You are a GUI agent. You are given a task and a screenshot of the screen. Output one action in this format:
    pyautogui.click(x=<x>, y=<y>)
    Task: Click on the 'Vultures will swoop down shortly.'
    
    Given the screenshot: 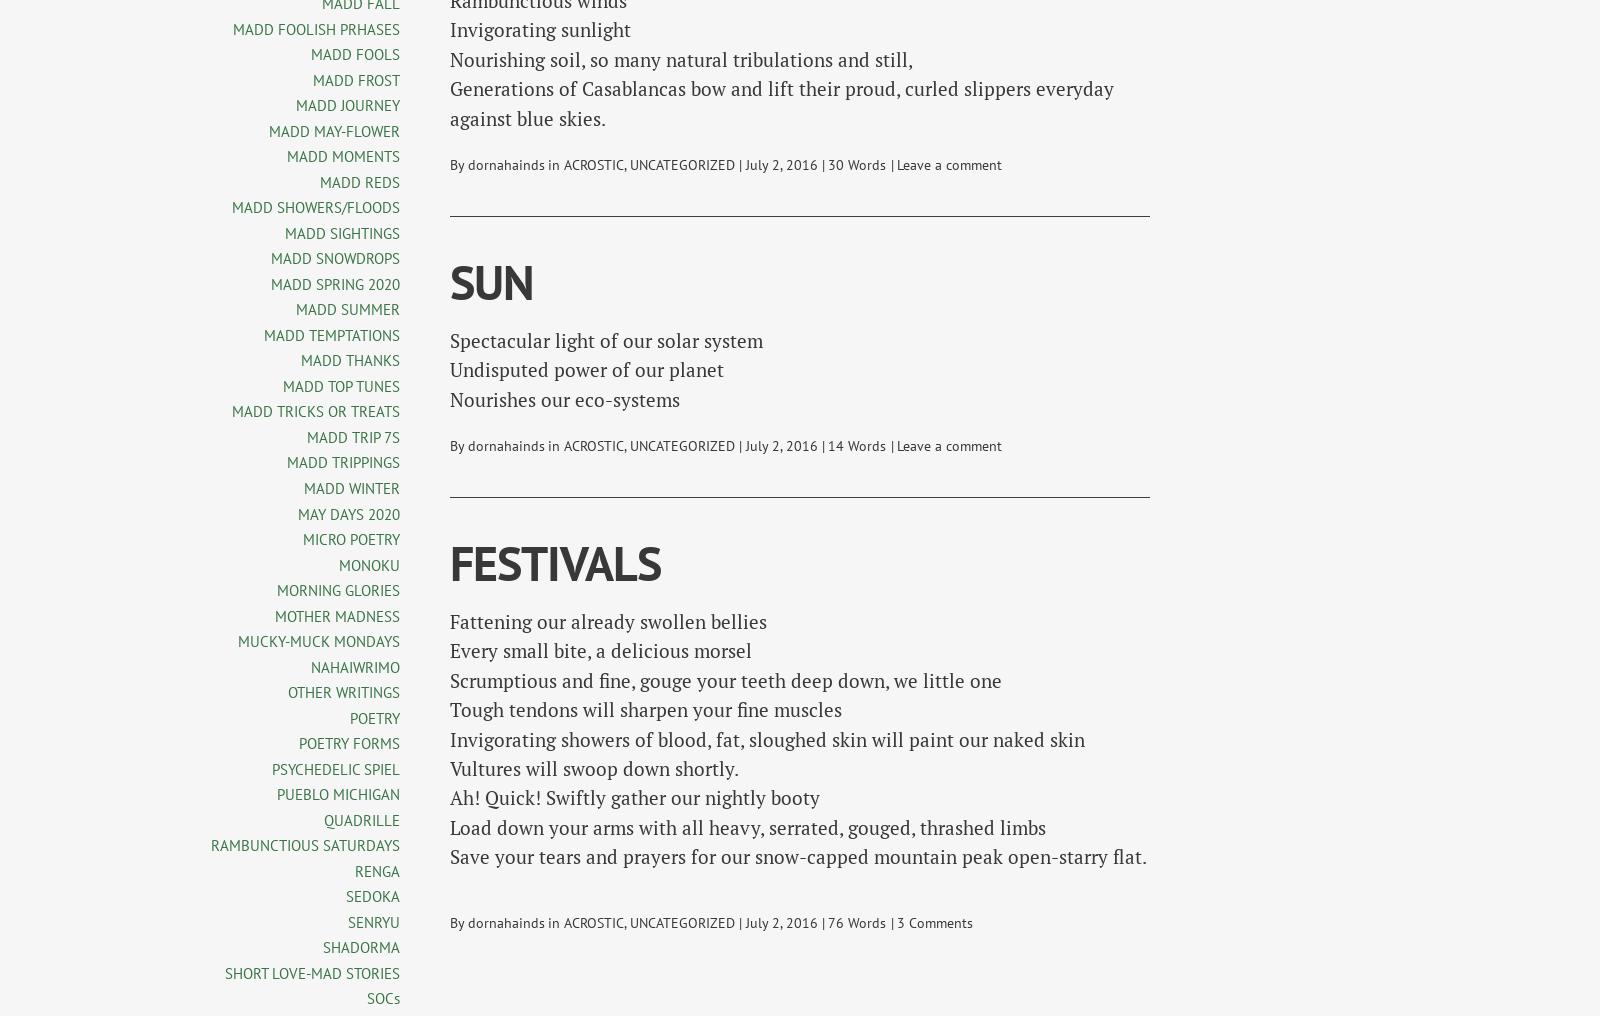 What is the action you would take?
    pyautogui.click(x=593, y=767)
    